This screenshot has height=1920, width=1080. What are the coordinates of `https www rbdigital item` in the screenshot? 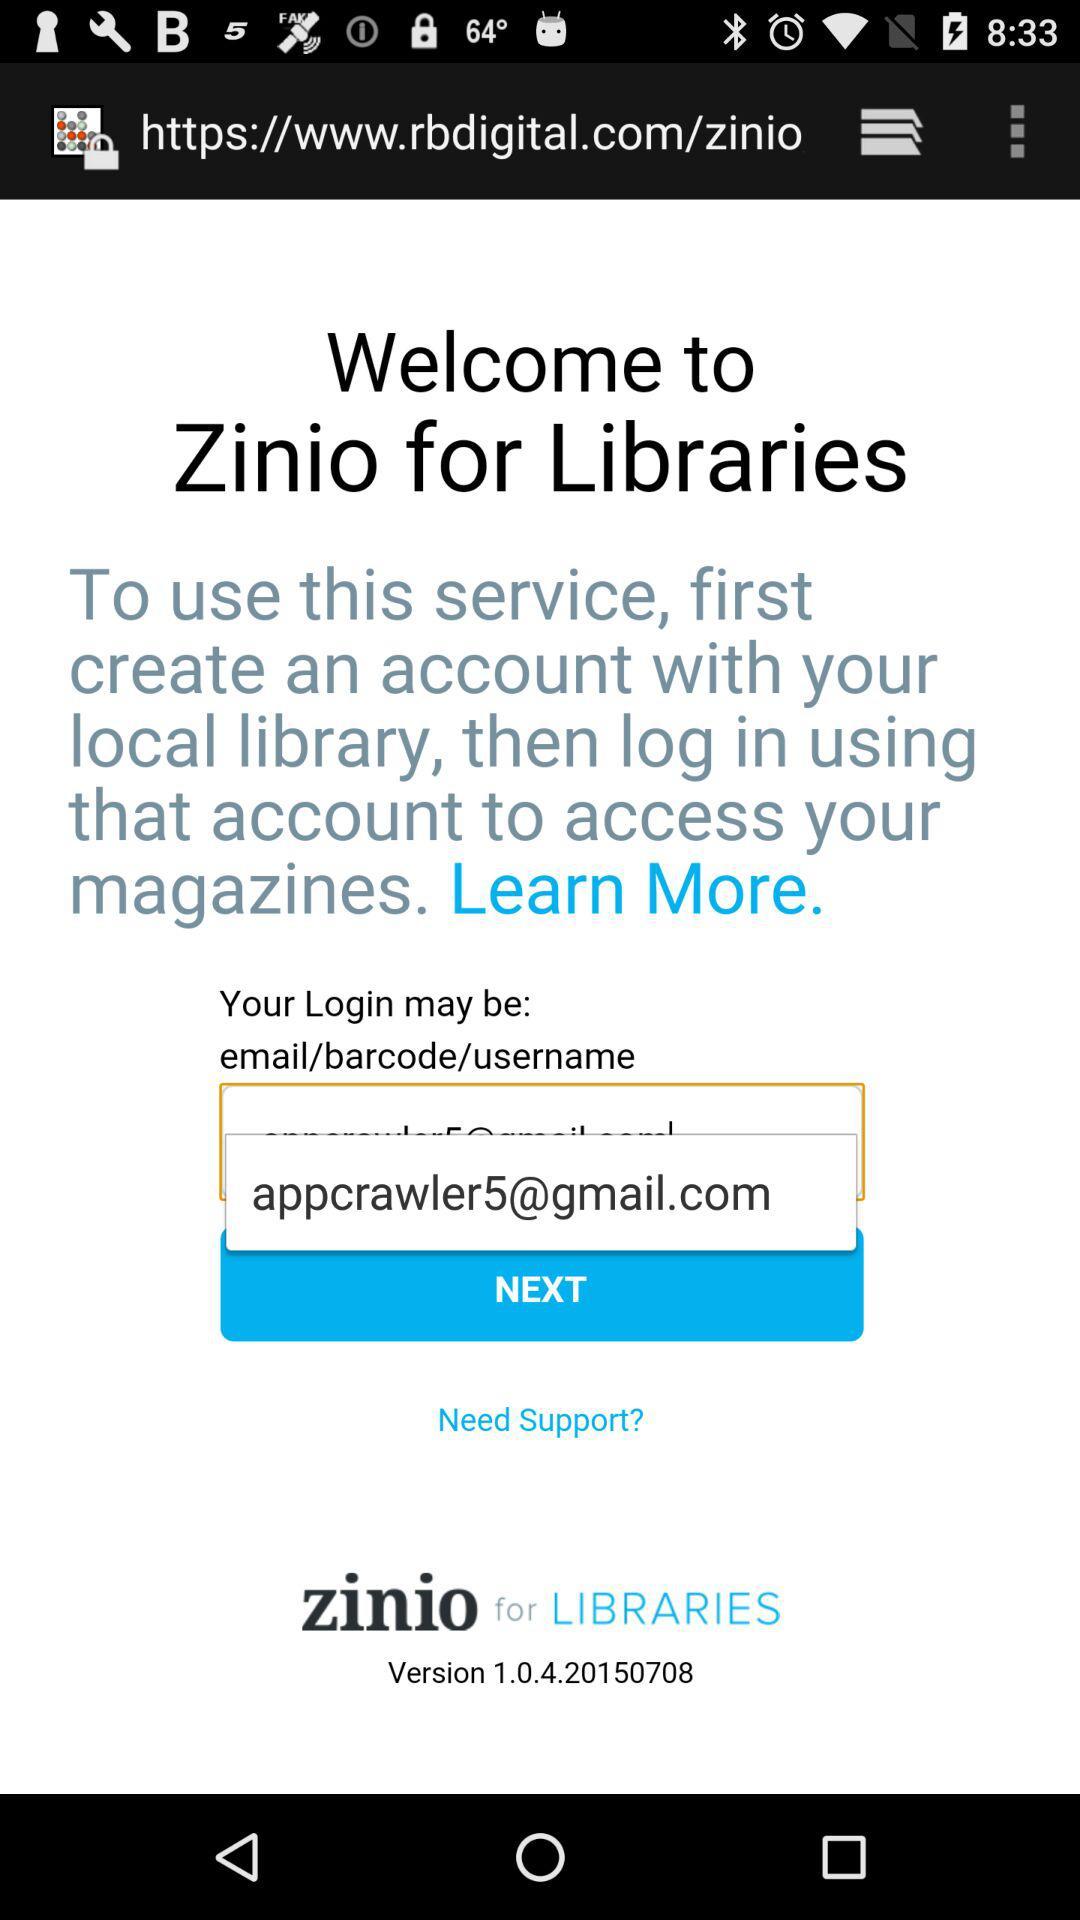 It's located at (472, 130).